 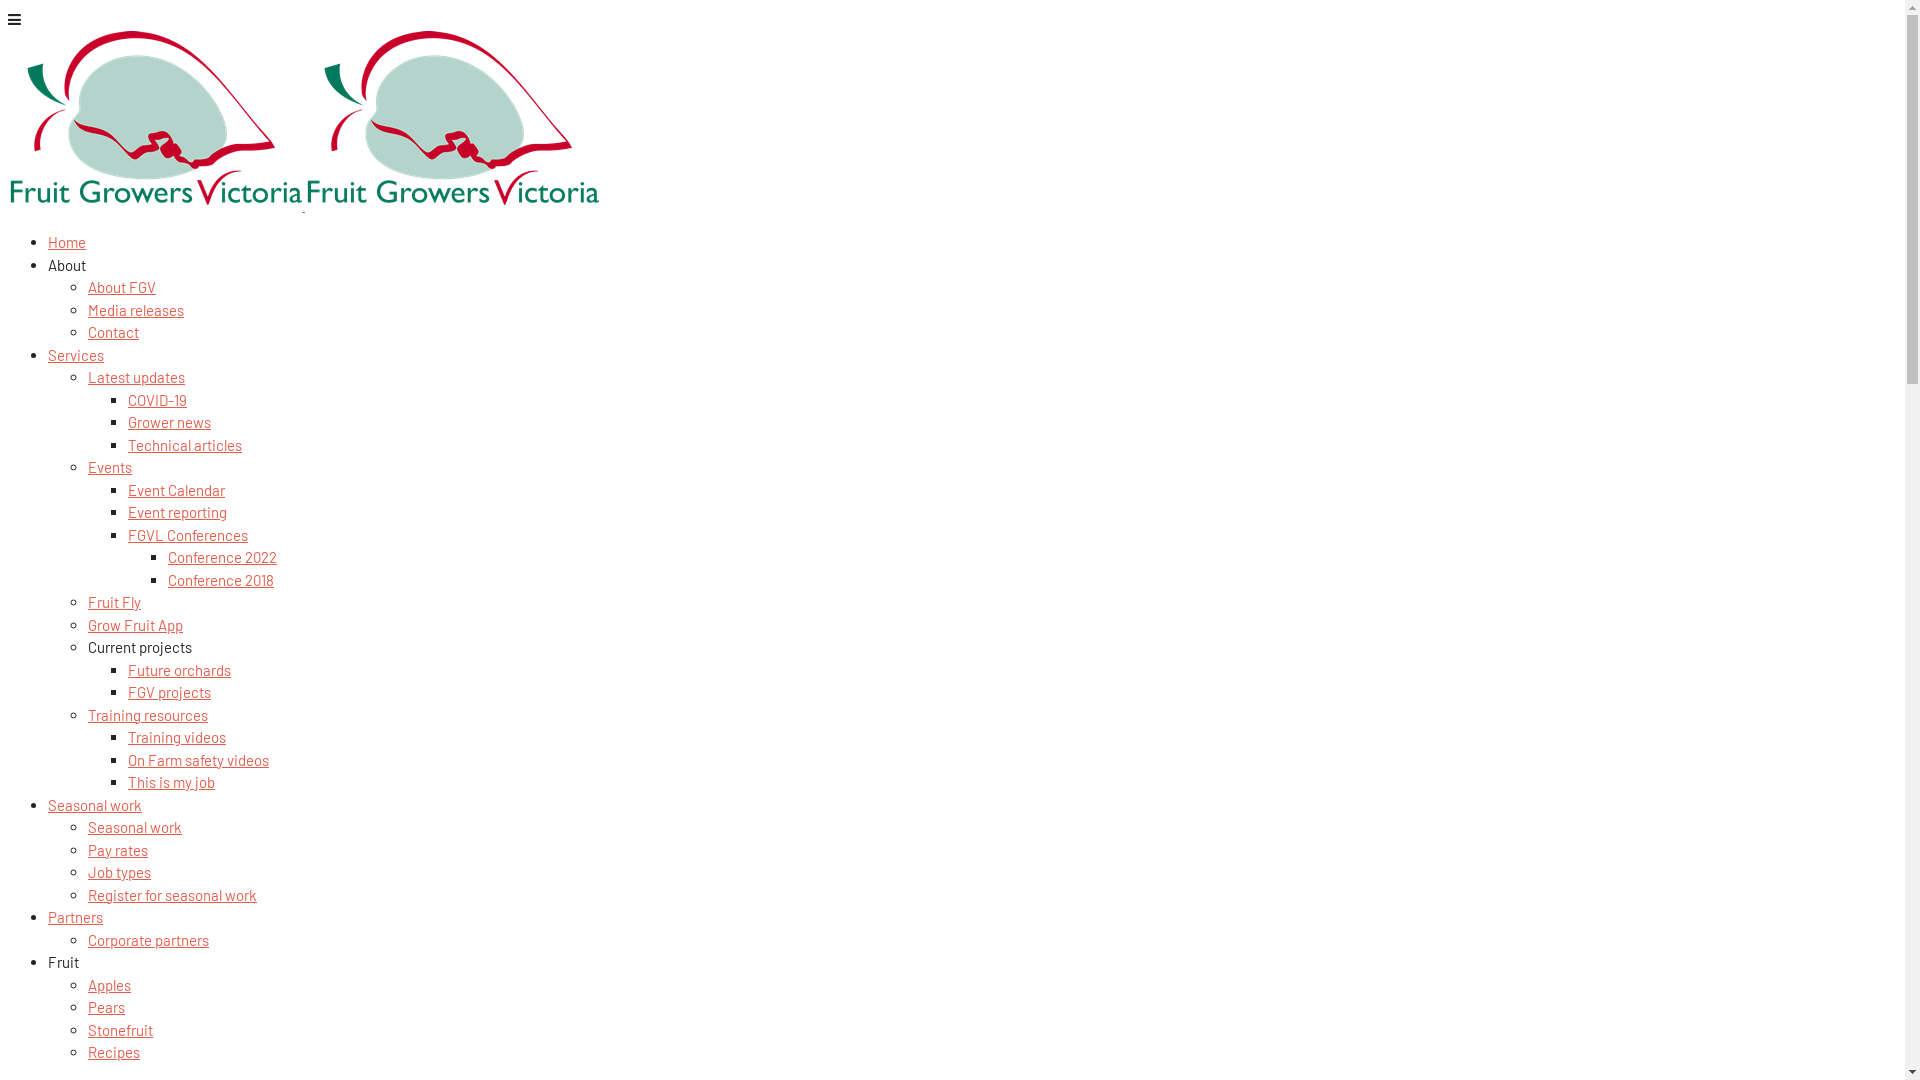 What do you see at coordinates (169, 420) in the screenshot?
I see `'Grower news'` at bounding box center [169, 420].